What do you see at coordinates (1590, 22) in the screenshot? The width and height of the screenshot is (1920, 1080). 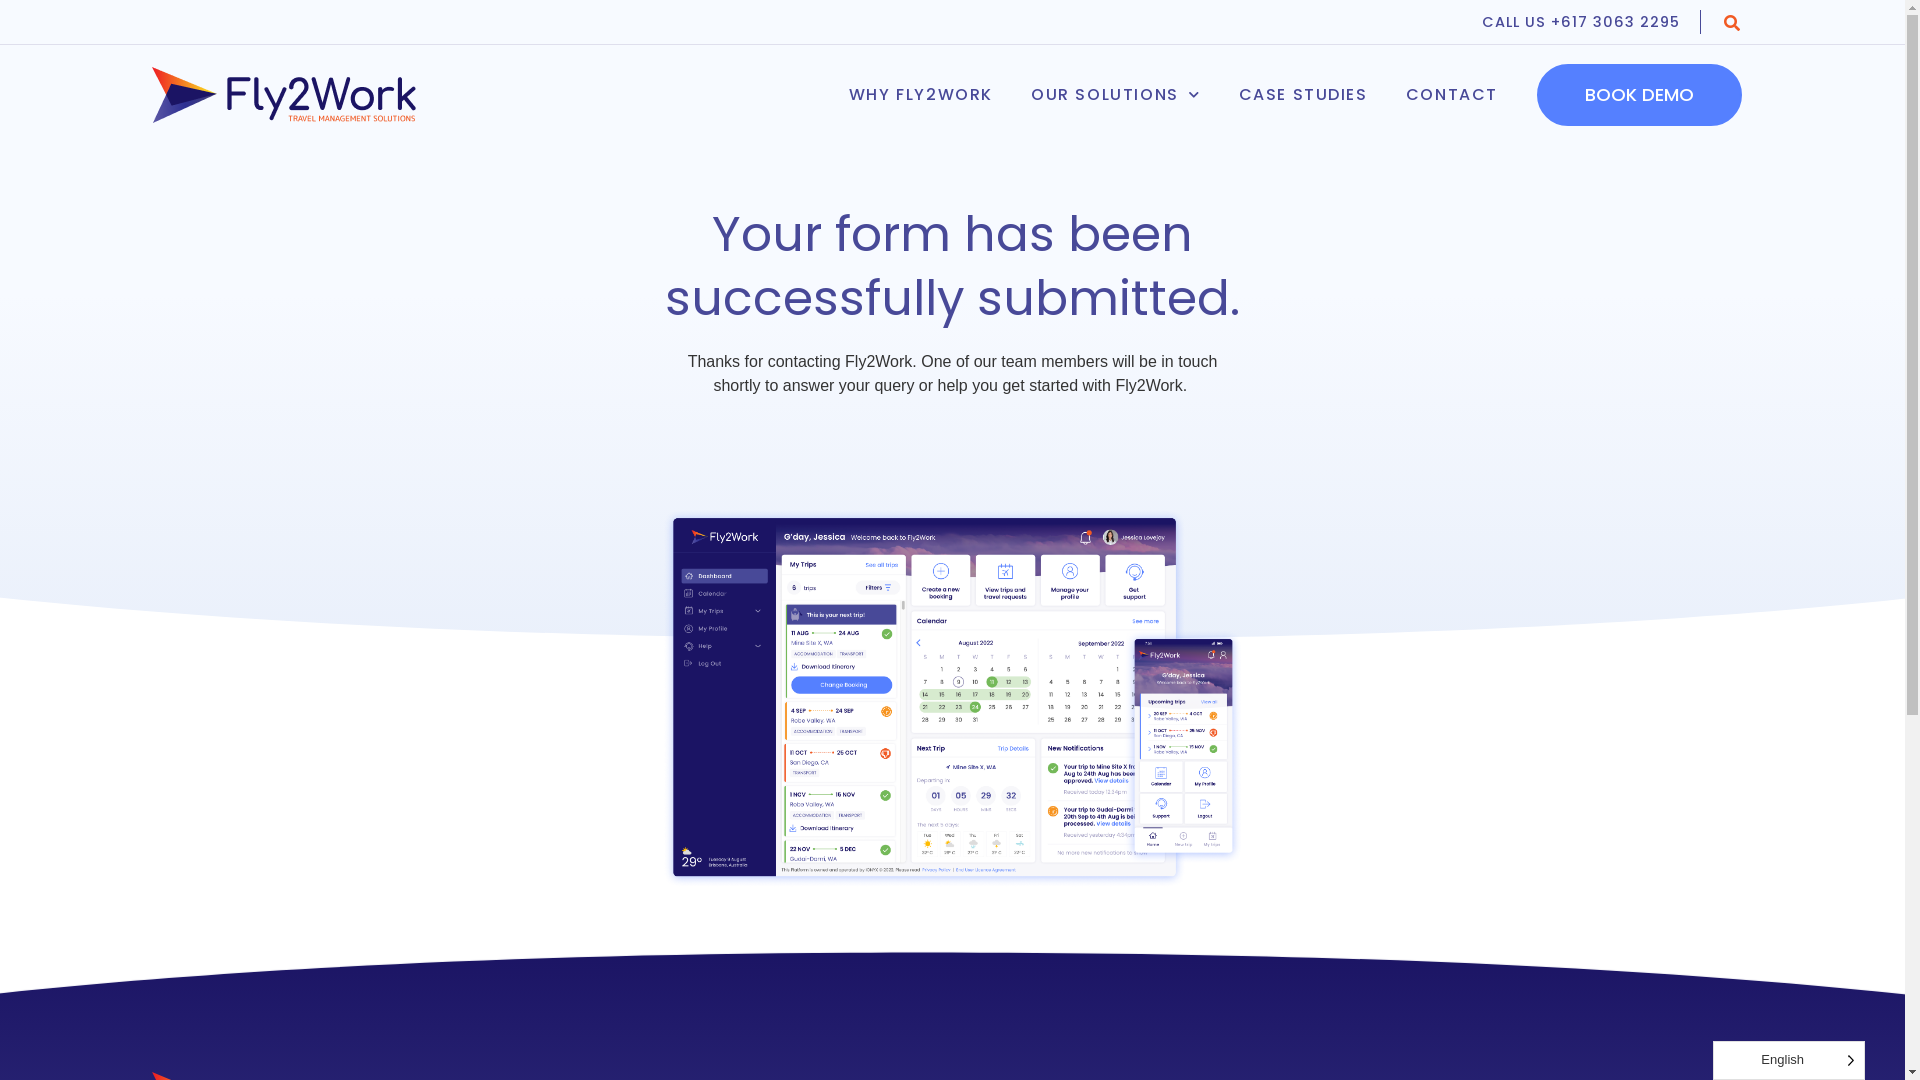 I see `'CALL US +617 3063 2295'` at bounding box center [1590, 22].